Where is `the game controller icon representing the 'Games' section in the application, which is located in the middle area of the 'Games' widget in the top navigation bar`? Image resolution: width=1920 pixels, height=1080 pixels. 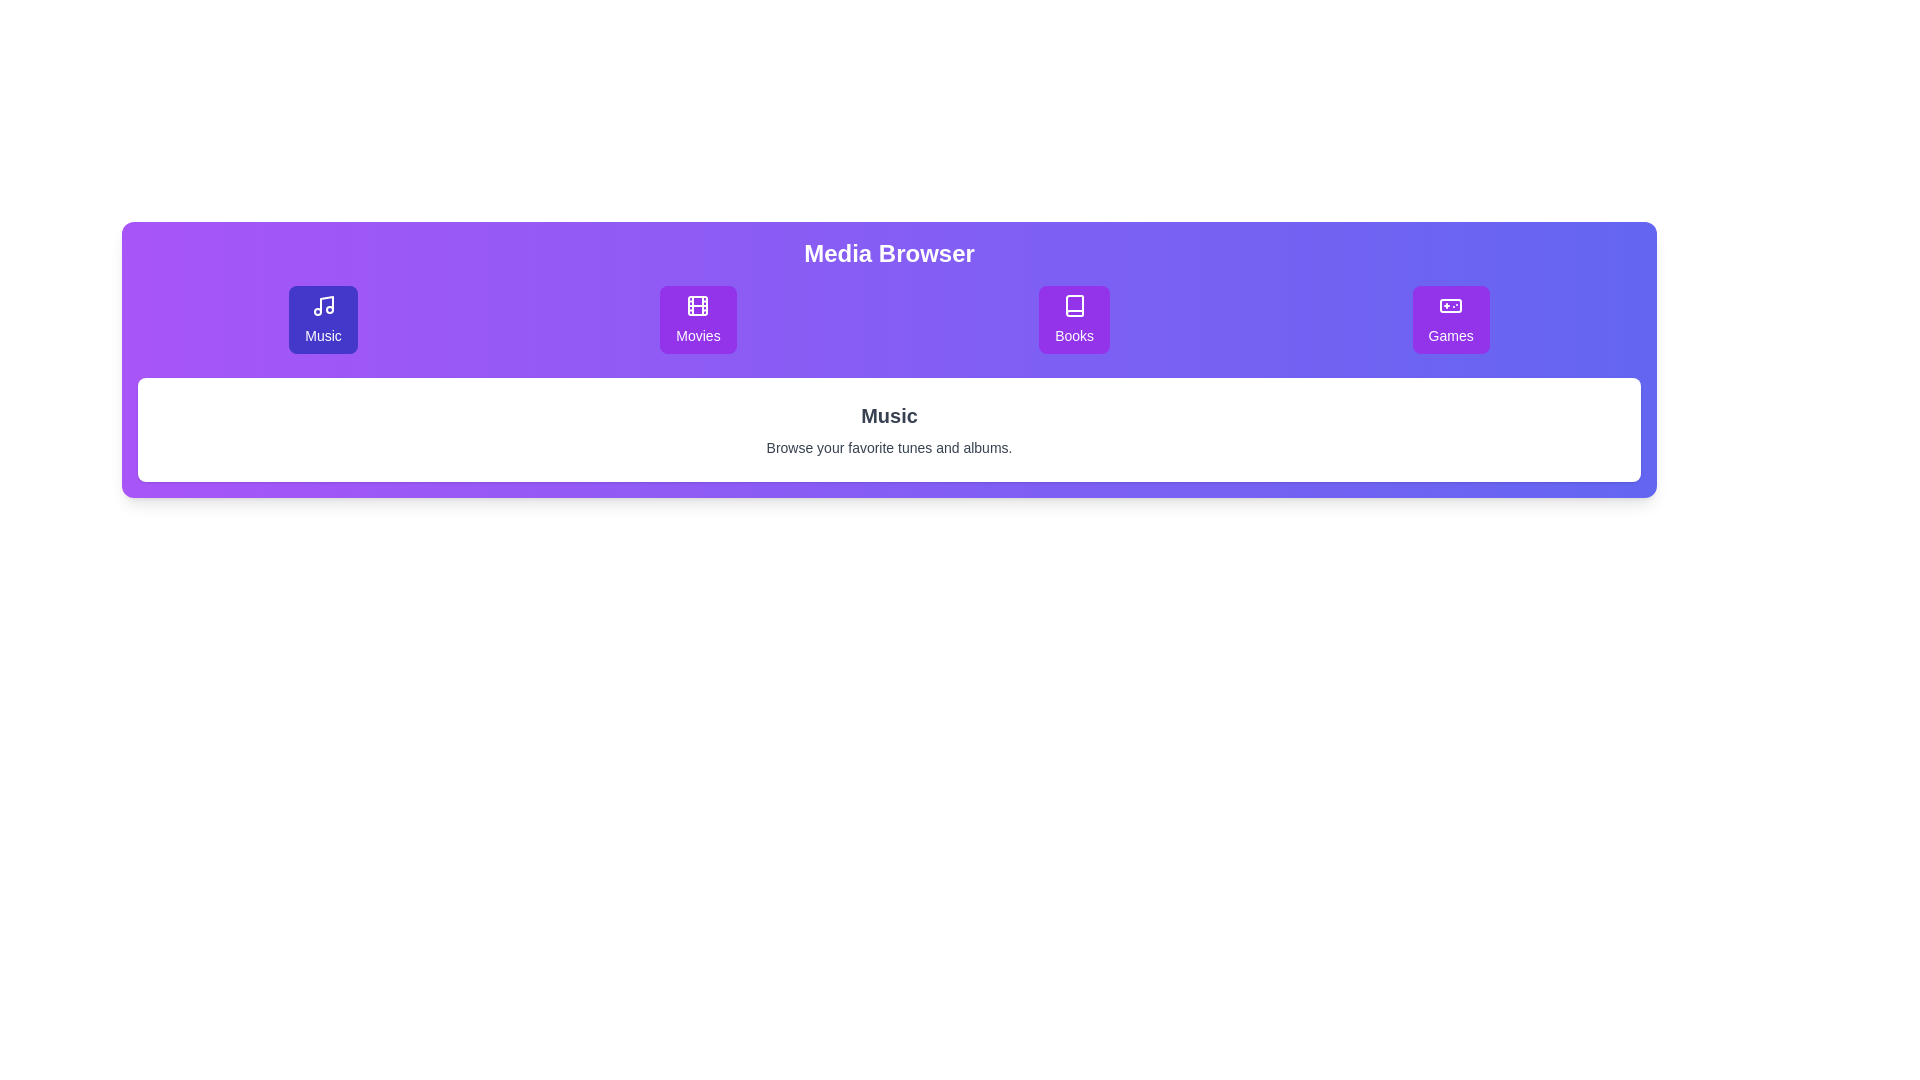
the game controller icon representing the 'Games' section in the application, which is located in the middle area of the 'Games' widget in the top navigation bar is located at coordinates (1451, 305).